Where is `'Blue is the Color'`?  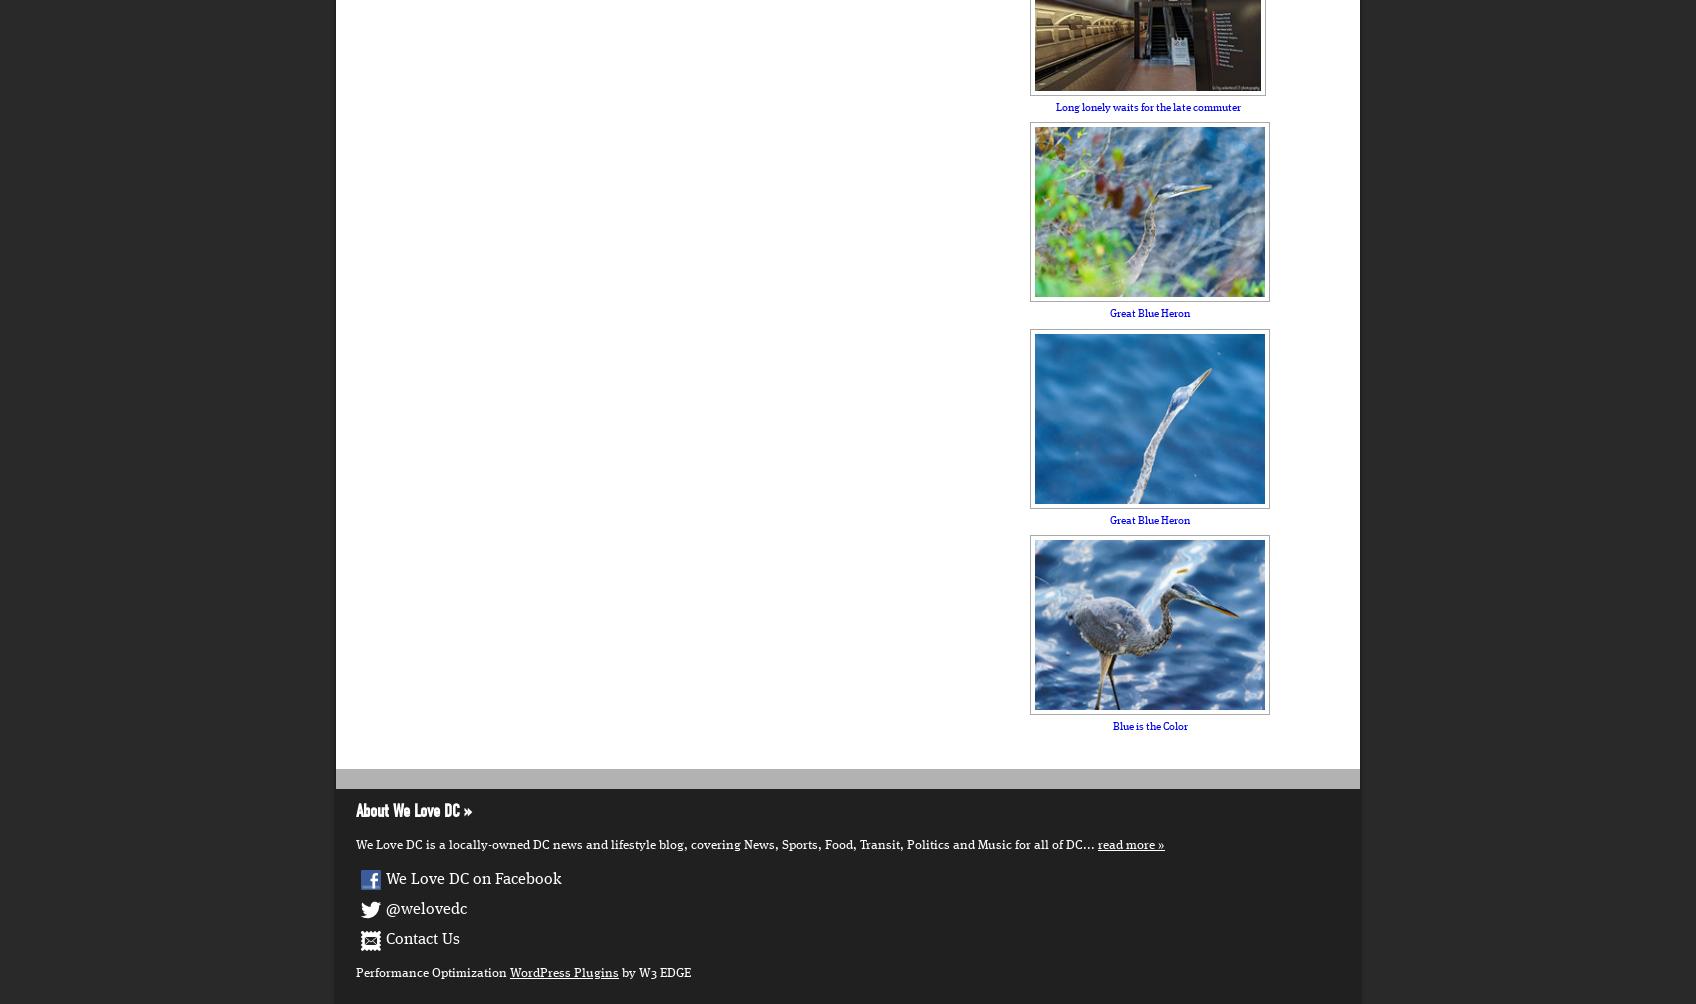
'Blue is the Color' is located at coordinates (1149, 724).